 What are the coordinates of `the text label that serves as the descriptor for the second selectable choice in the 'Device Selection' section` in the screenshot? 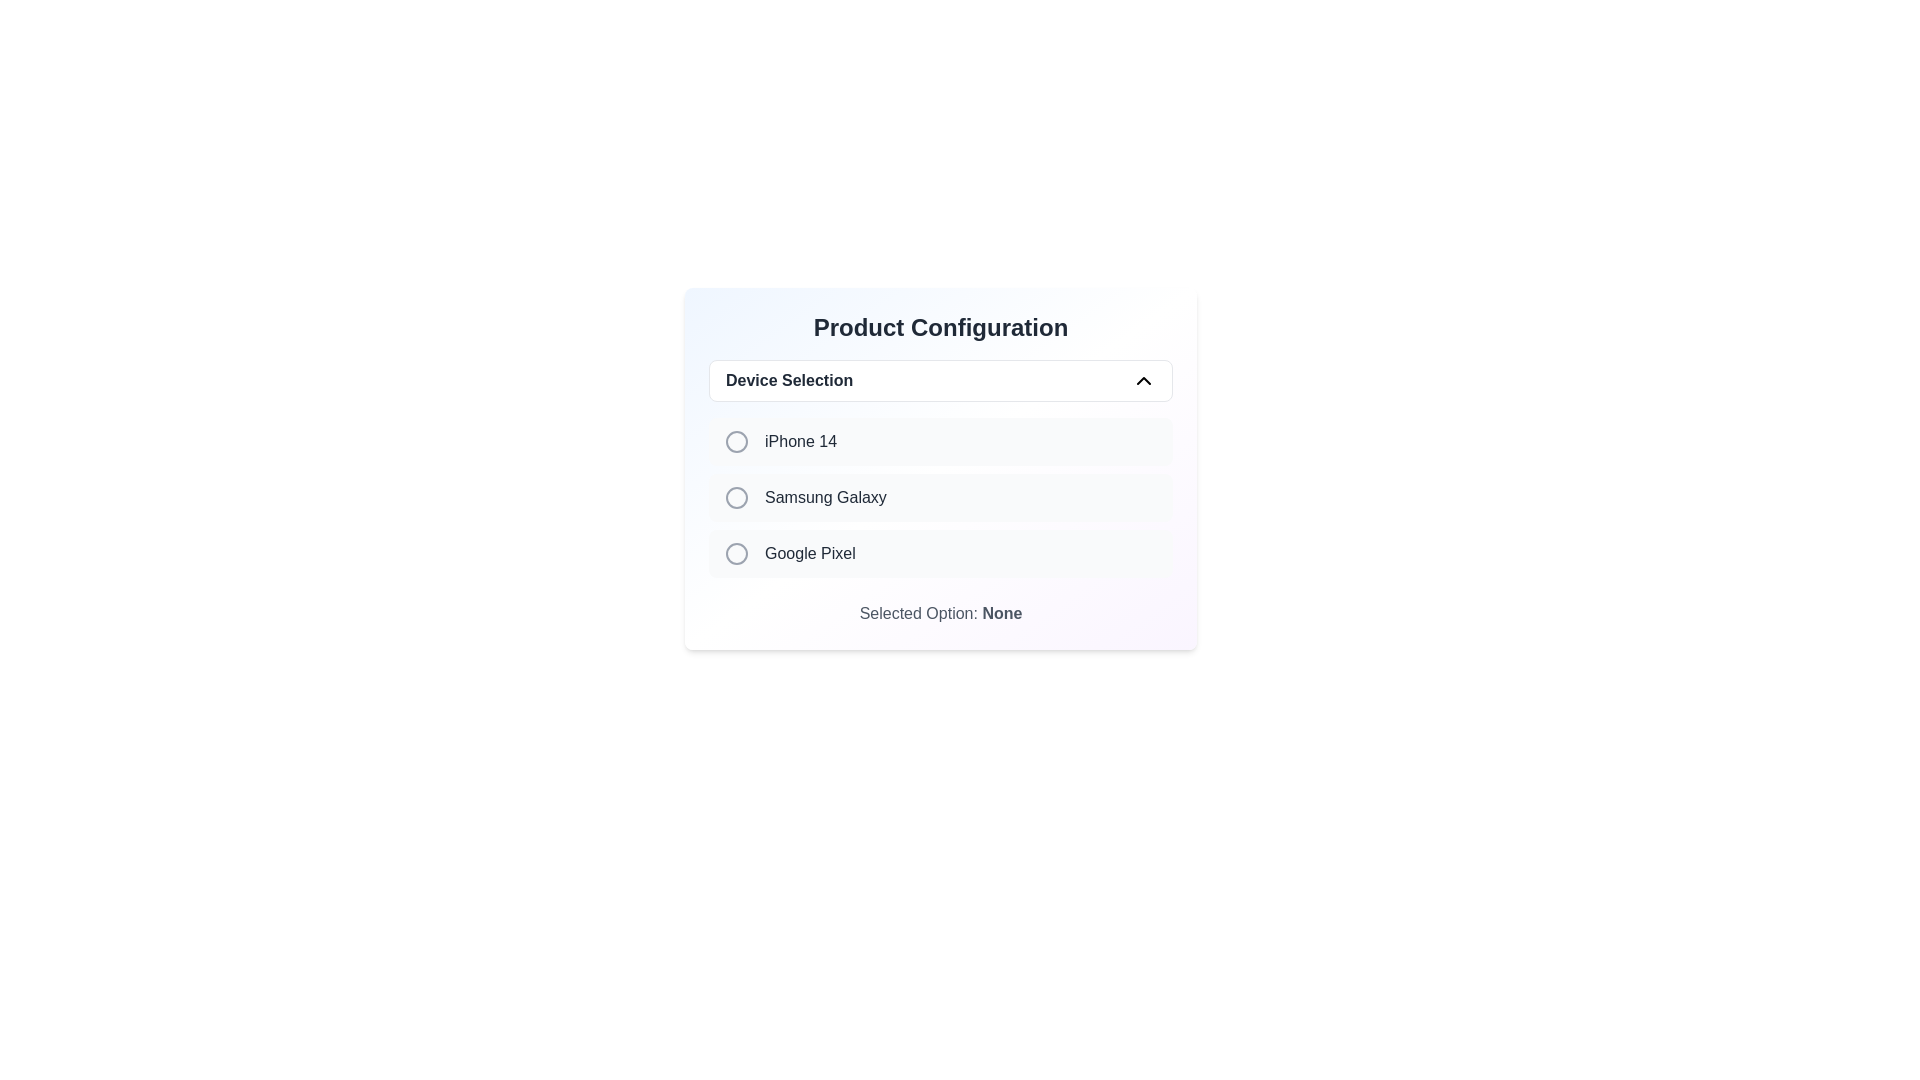 It's located at (825, 496).